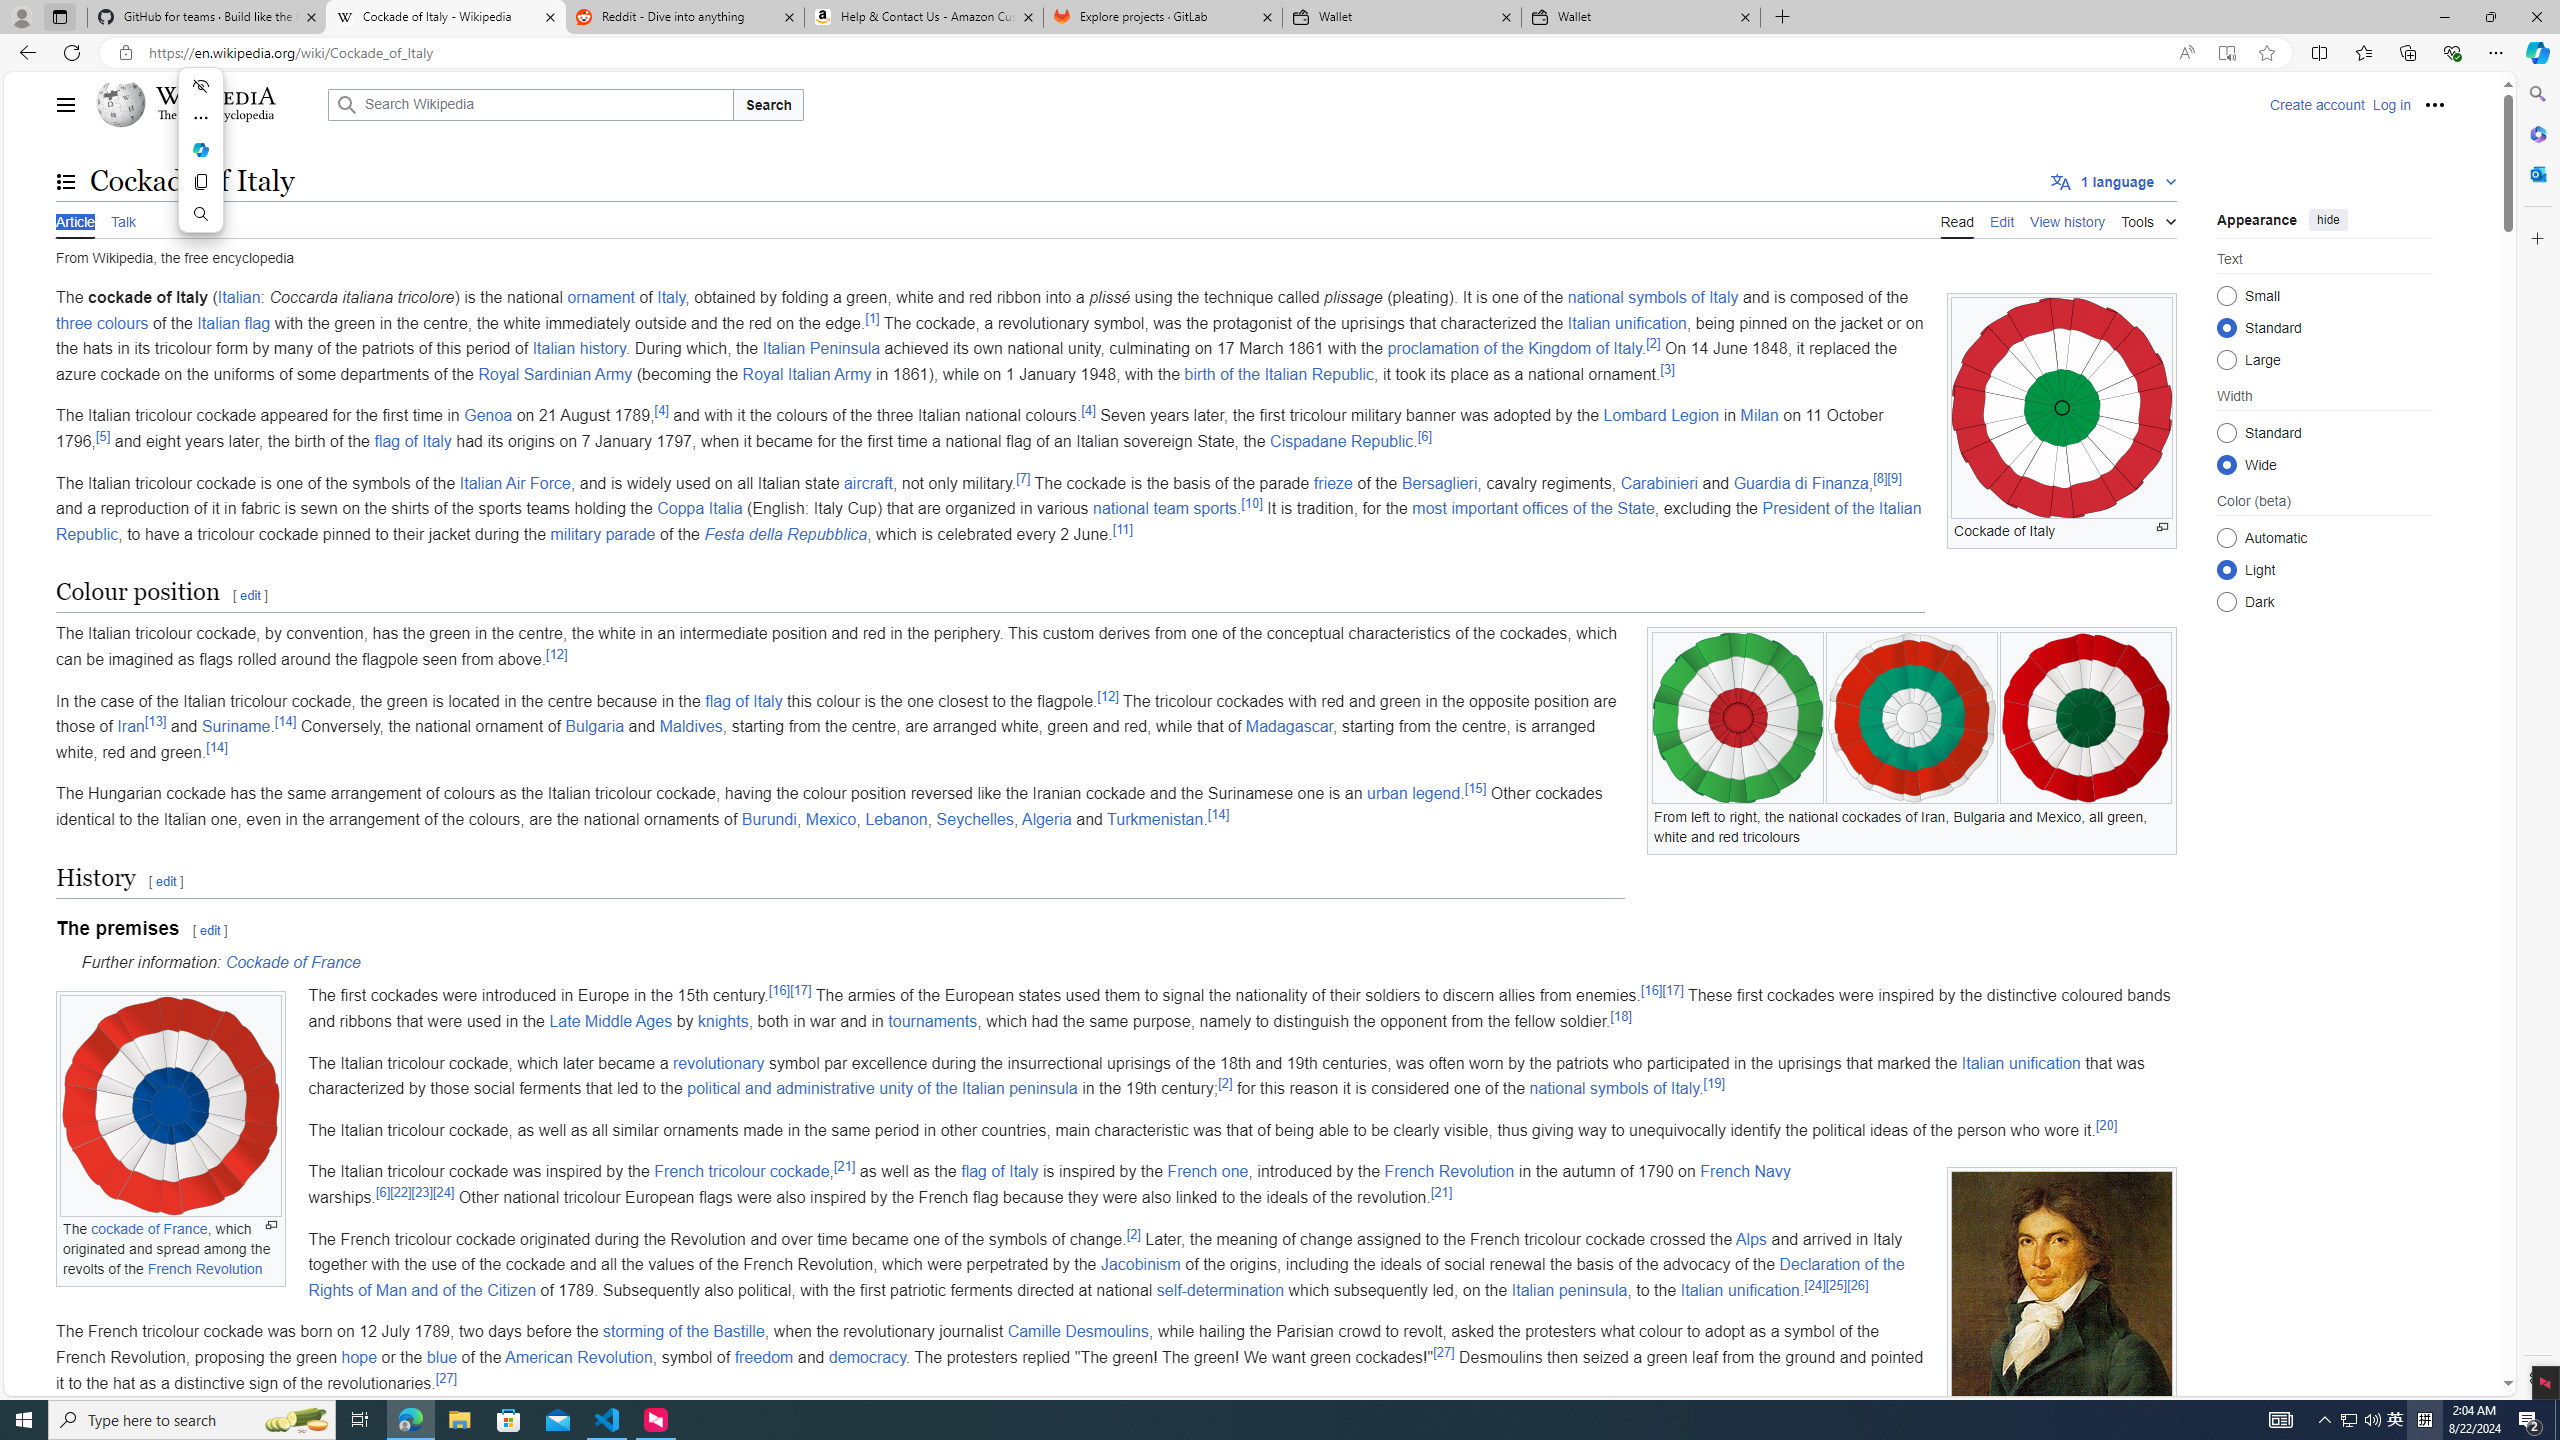  What do you see at coordinates (1659, 482) in the screenshot?
I see `'Carabinieri'` at bounding box center [1659, 482].